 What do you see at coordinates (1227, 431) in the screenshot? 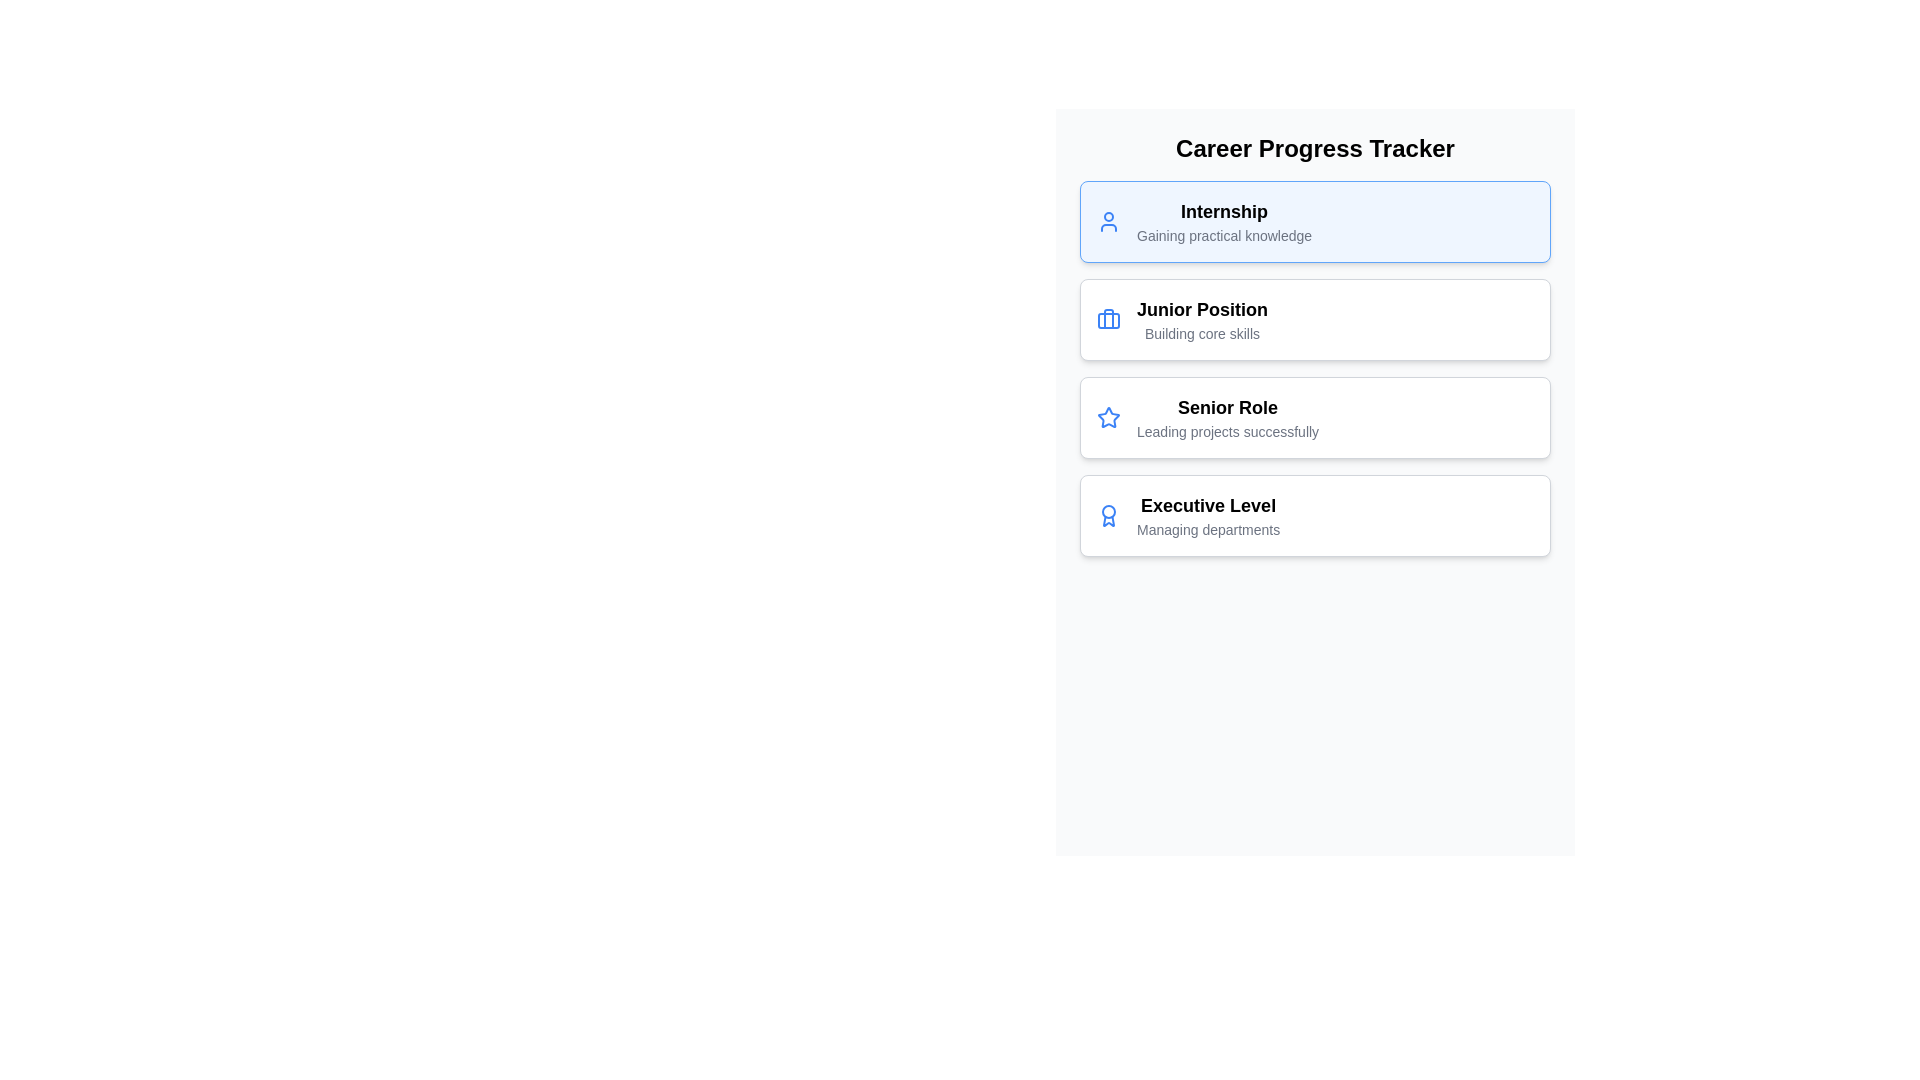
I see `the subtitle text displaying 'Leading projects successfully', which is styled in gray and positioned below the main title 'Senior Role' in the Career Progress Tracker interface` at bounding box center [1227, 431].